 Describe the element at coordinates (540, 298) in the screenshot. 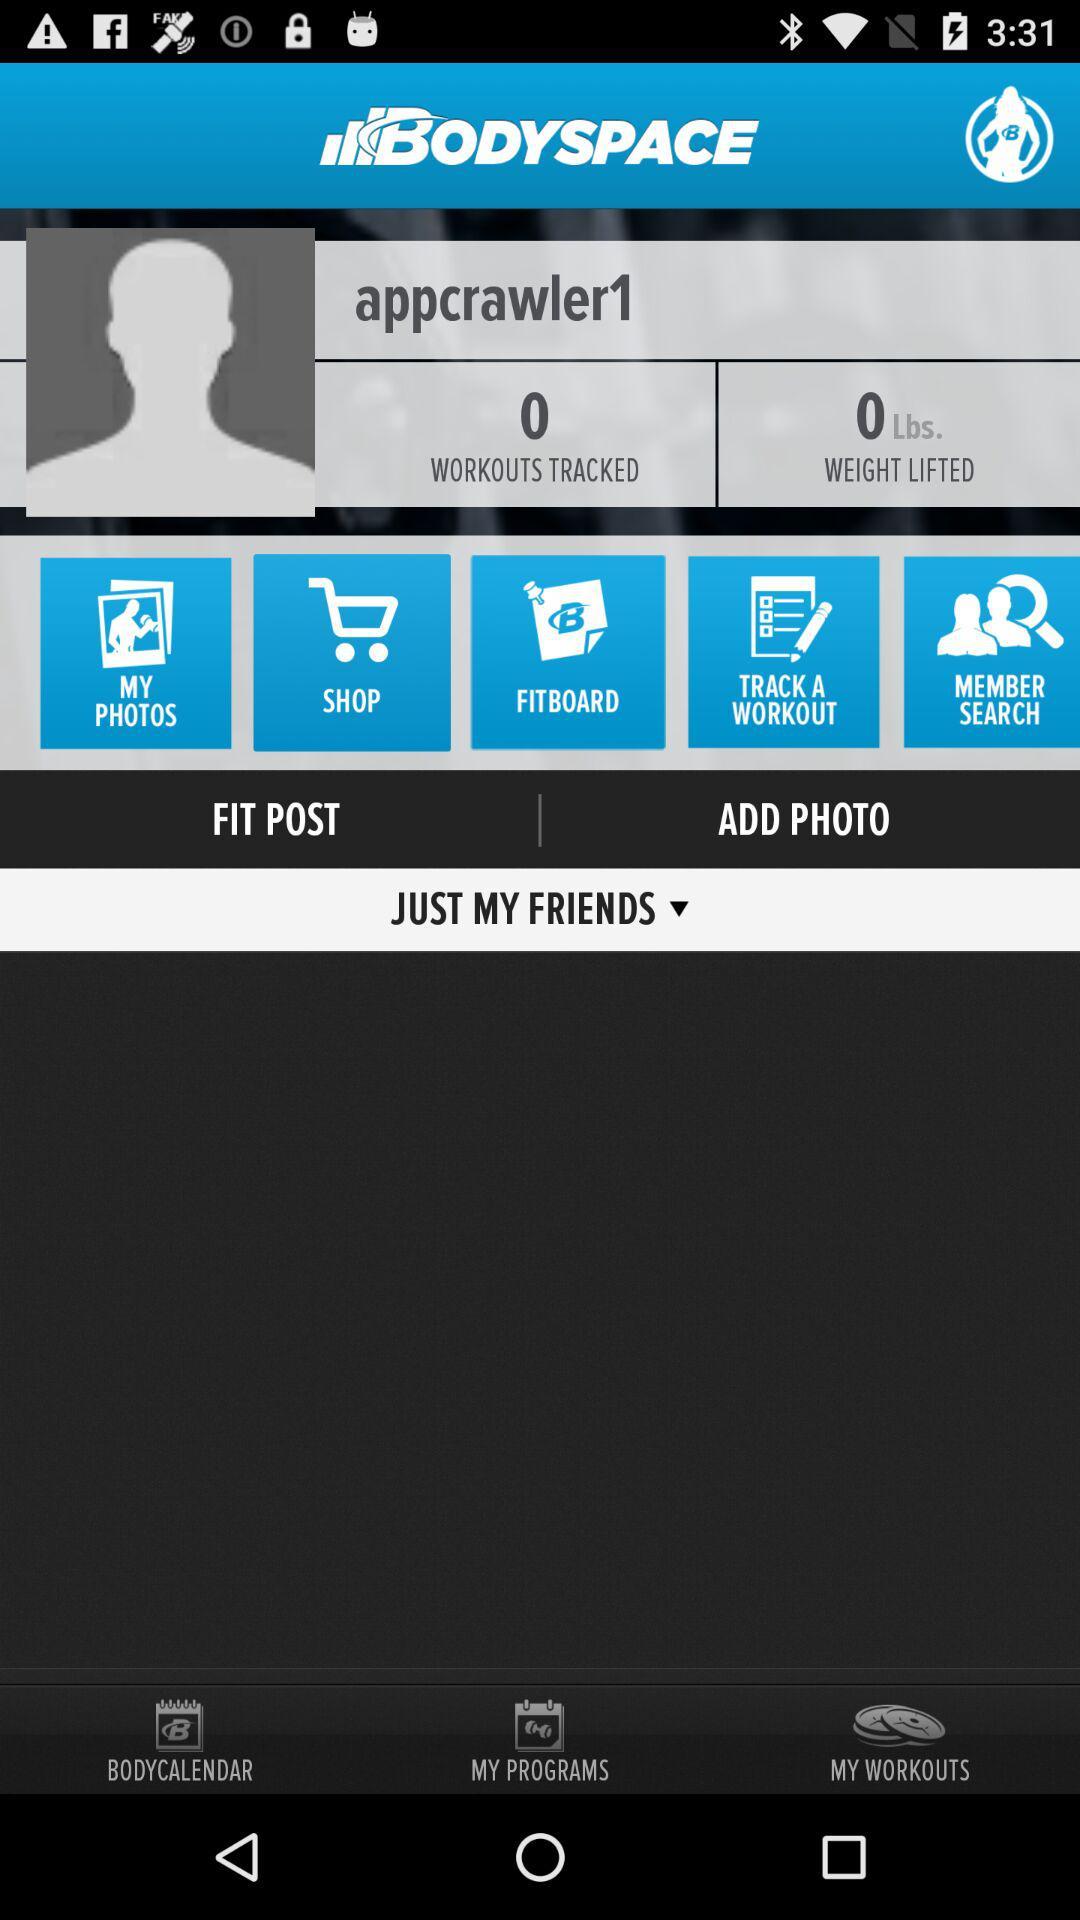

I see `appcrawler1 item` at that location.